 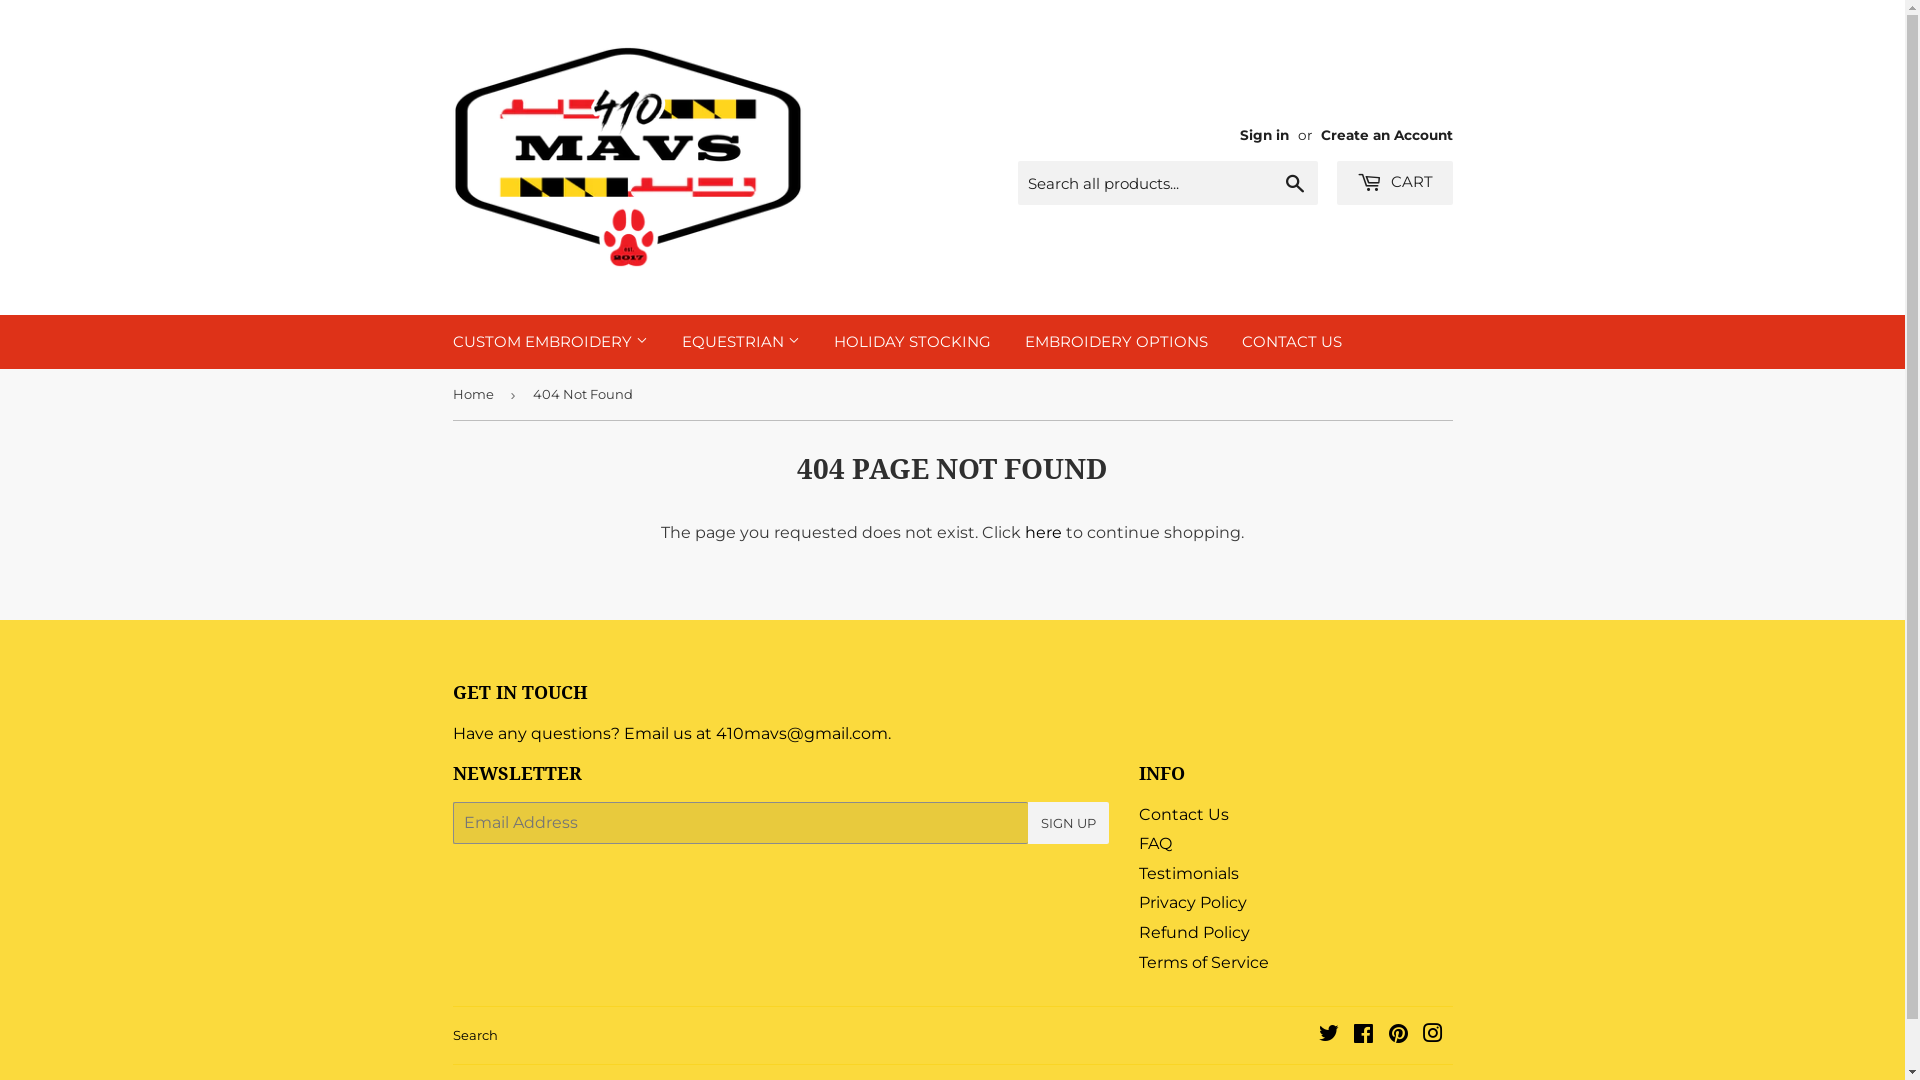 What do you see at coordinates (1203, 961) in the screenshot?
I see `'Terms of Service'` at bounding box center [1203, 961].